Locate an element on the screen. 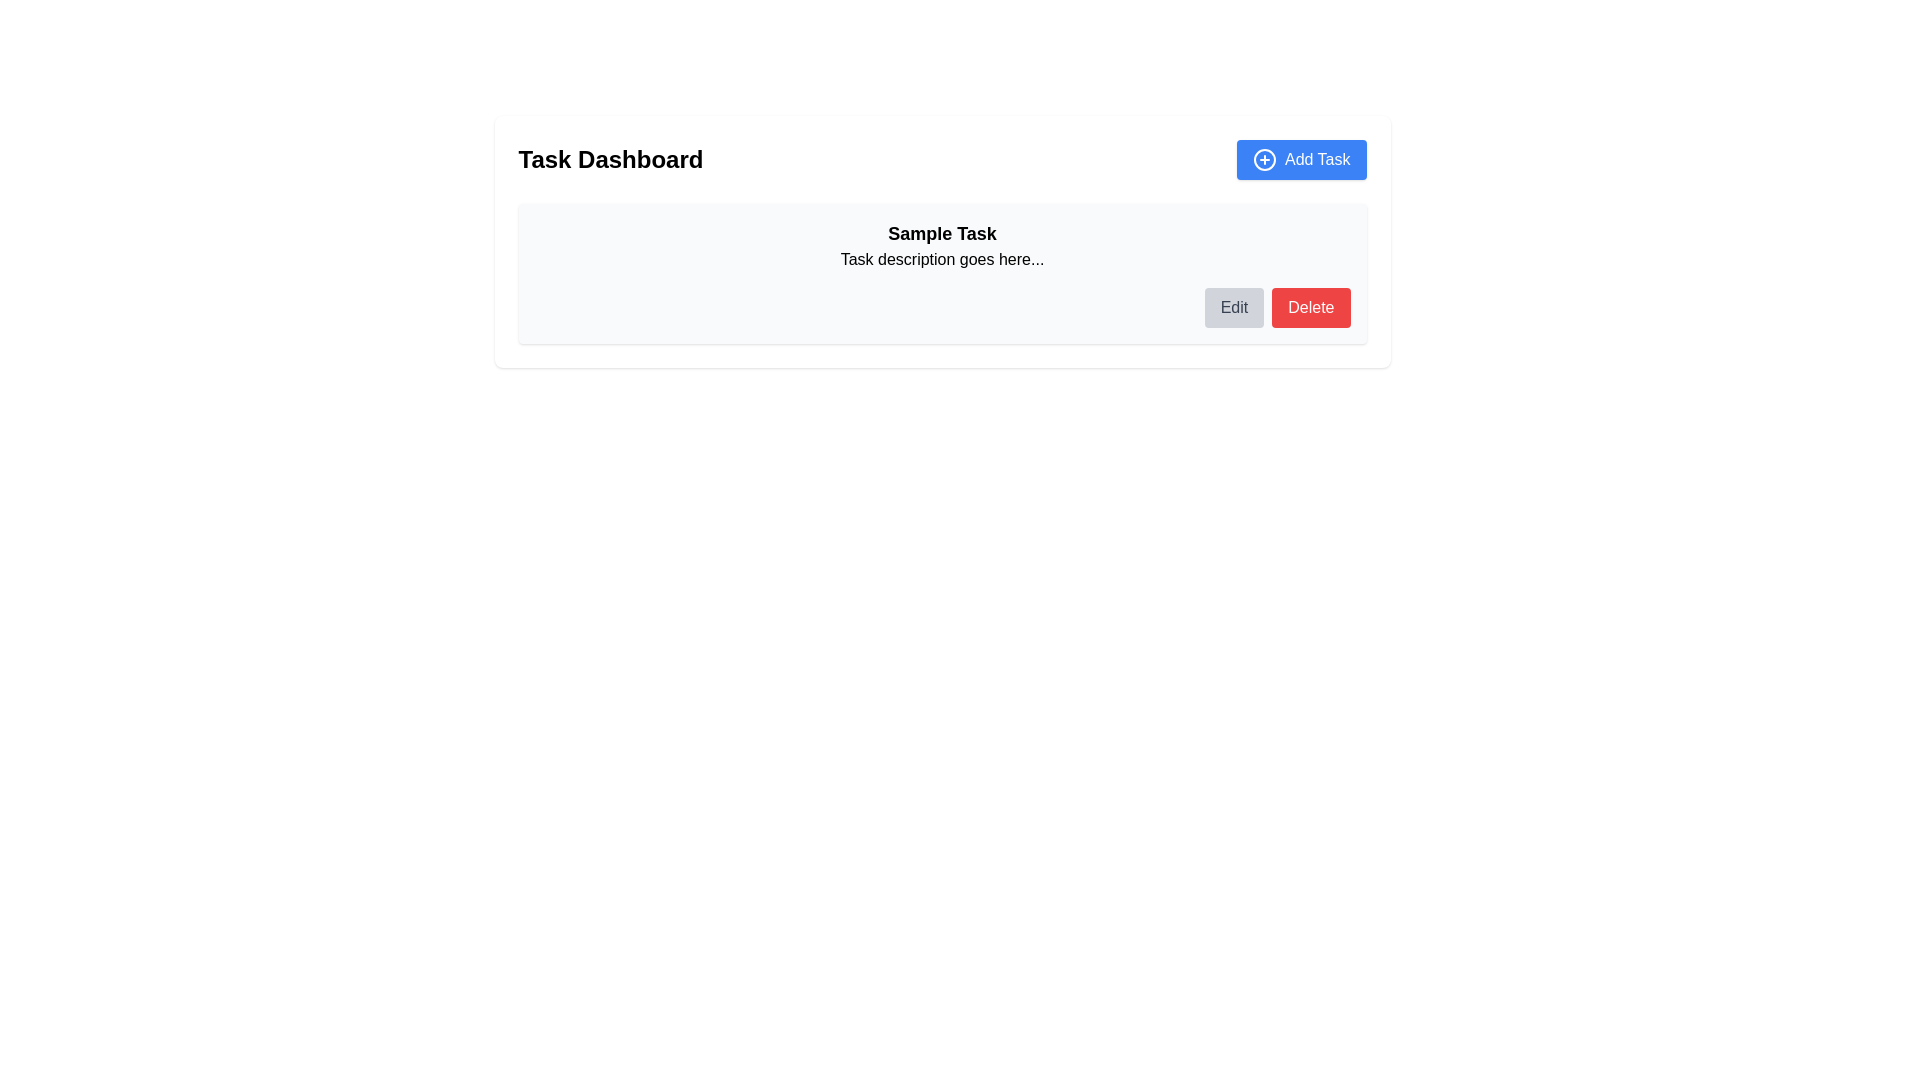  the circular SVG element that is part of the 'Add Task' button located in the top-right portion of the interface is located at coordinates (1263, 158).